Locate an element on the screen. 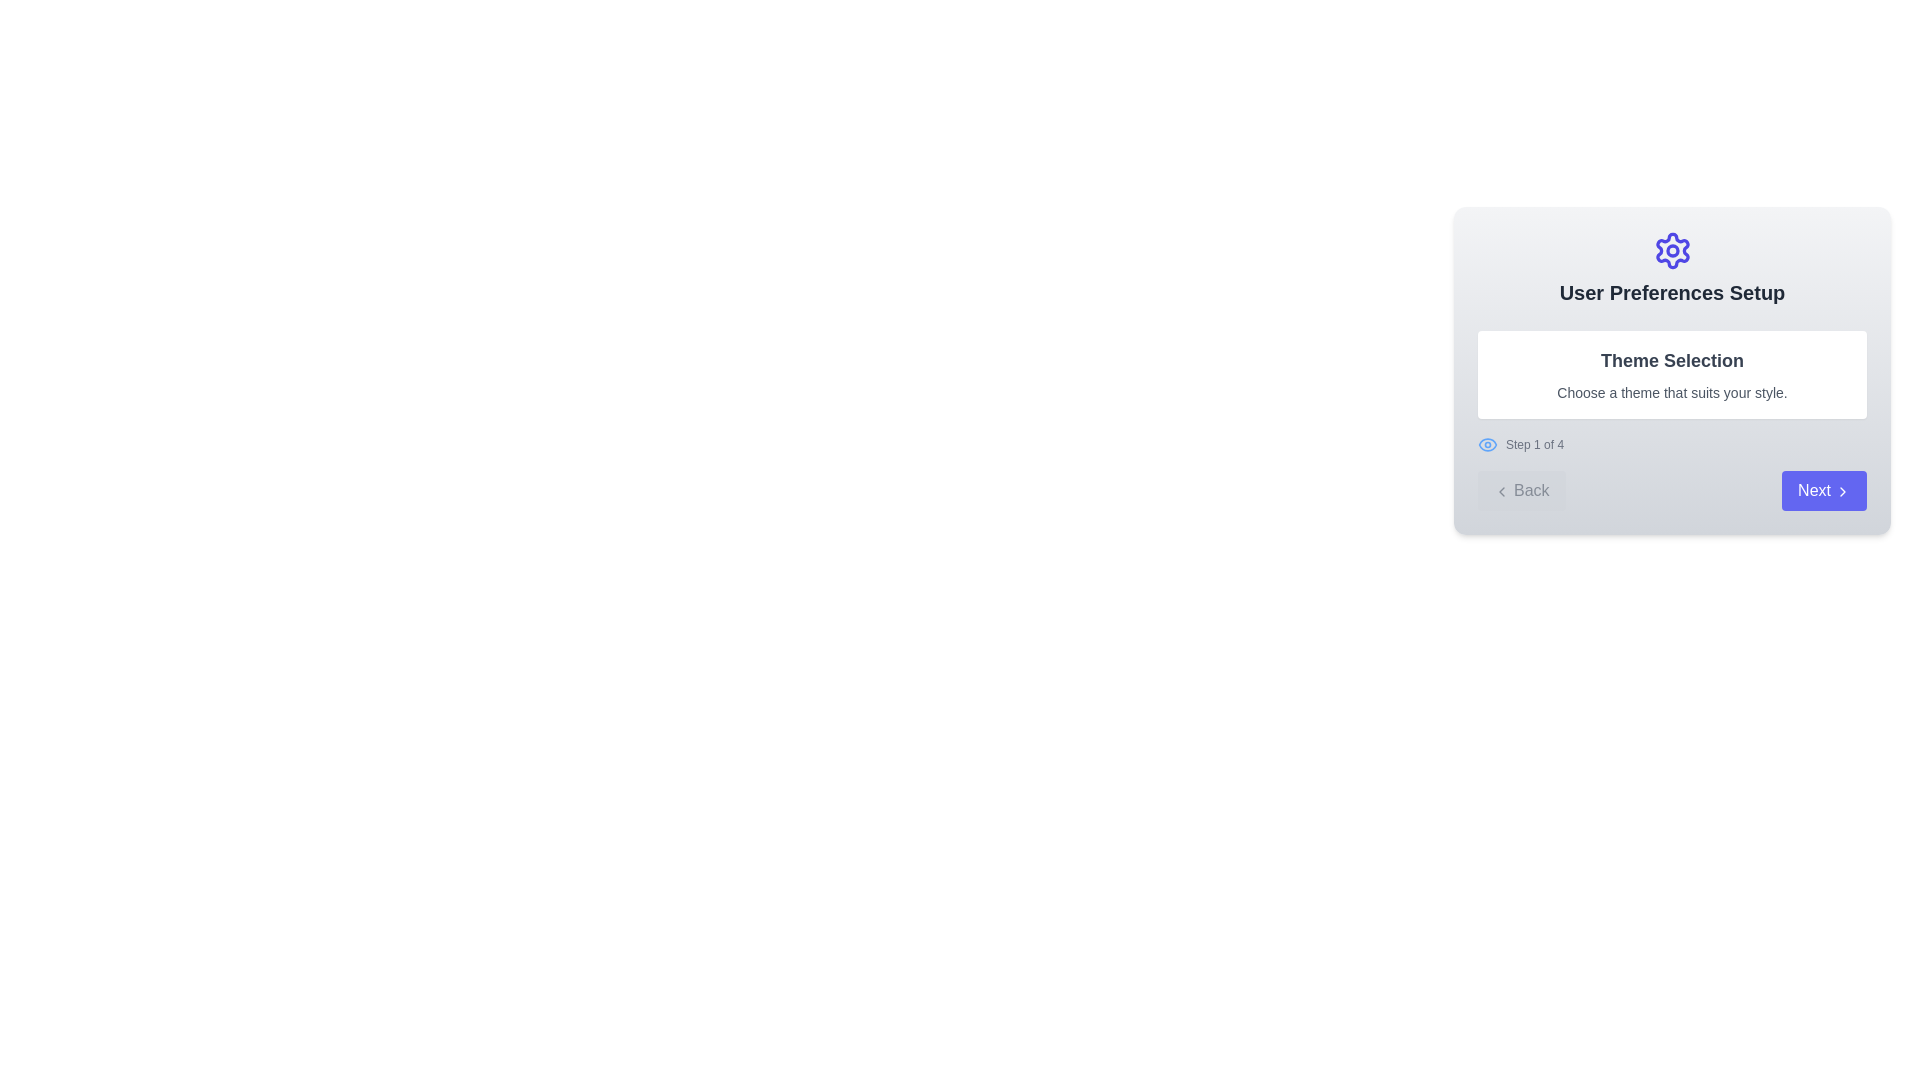  the decorative circle icon located at the center-top of the gear icon in the 'User Preferences Setup' dialog box is located at coordinates (1672, 249).